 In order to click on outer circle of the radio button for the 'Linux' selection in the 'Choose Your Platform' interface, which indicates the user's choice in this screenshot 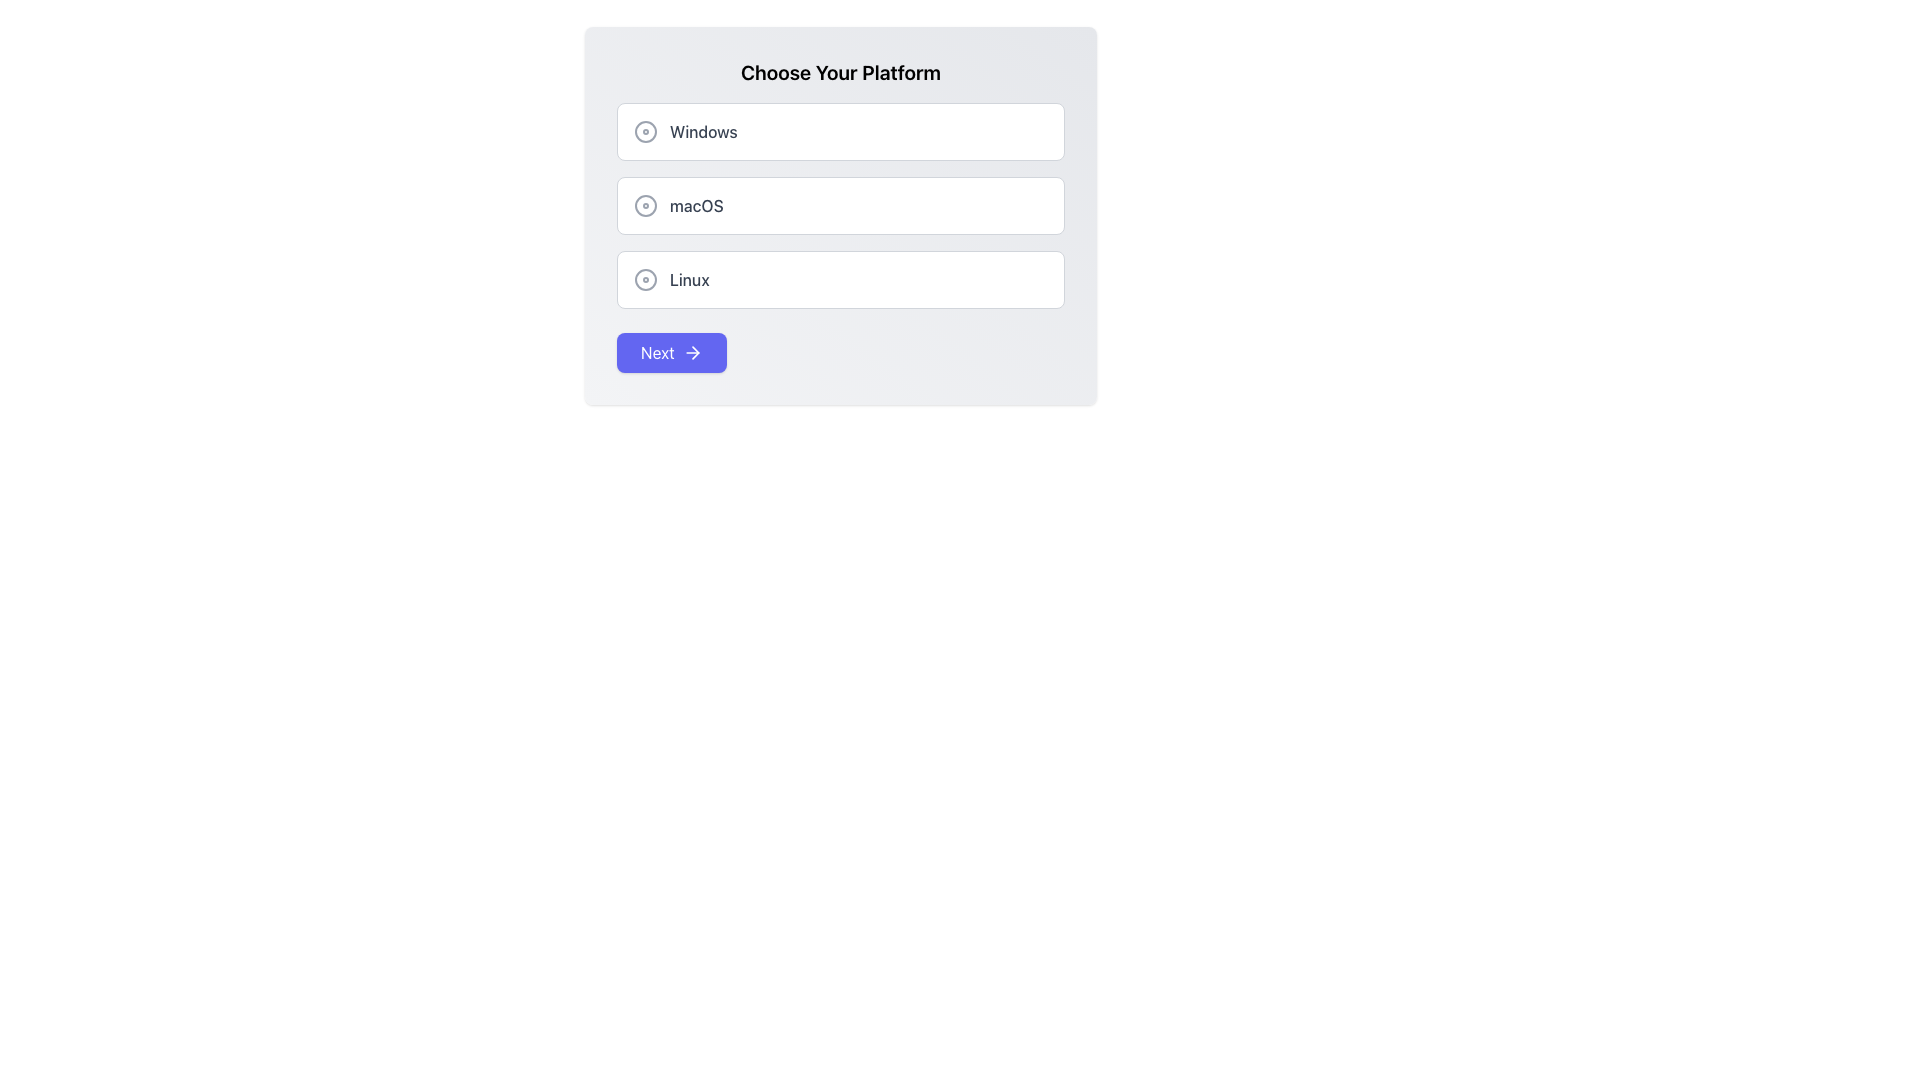, I will do `click(646, 280)`.